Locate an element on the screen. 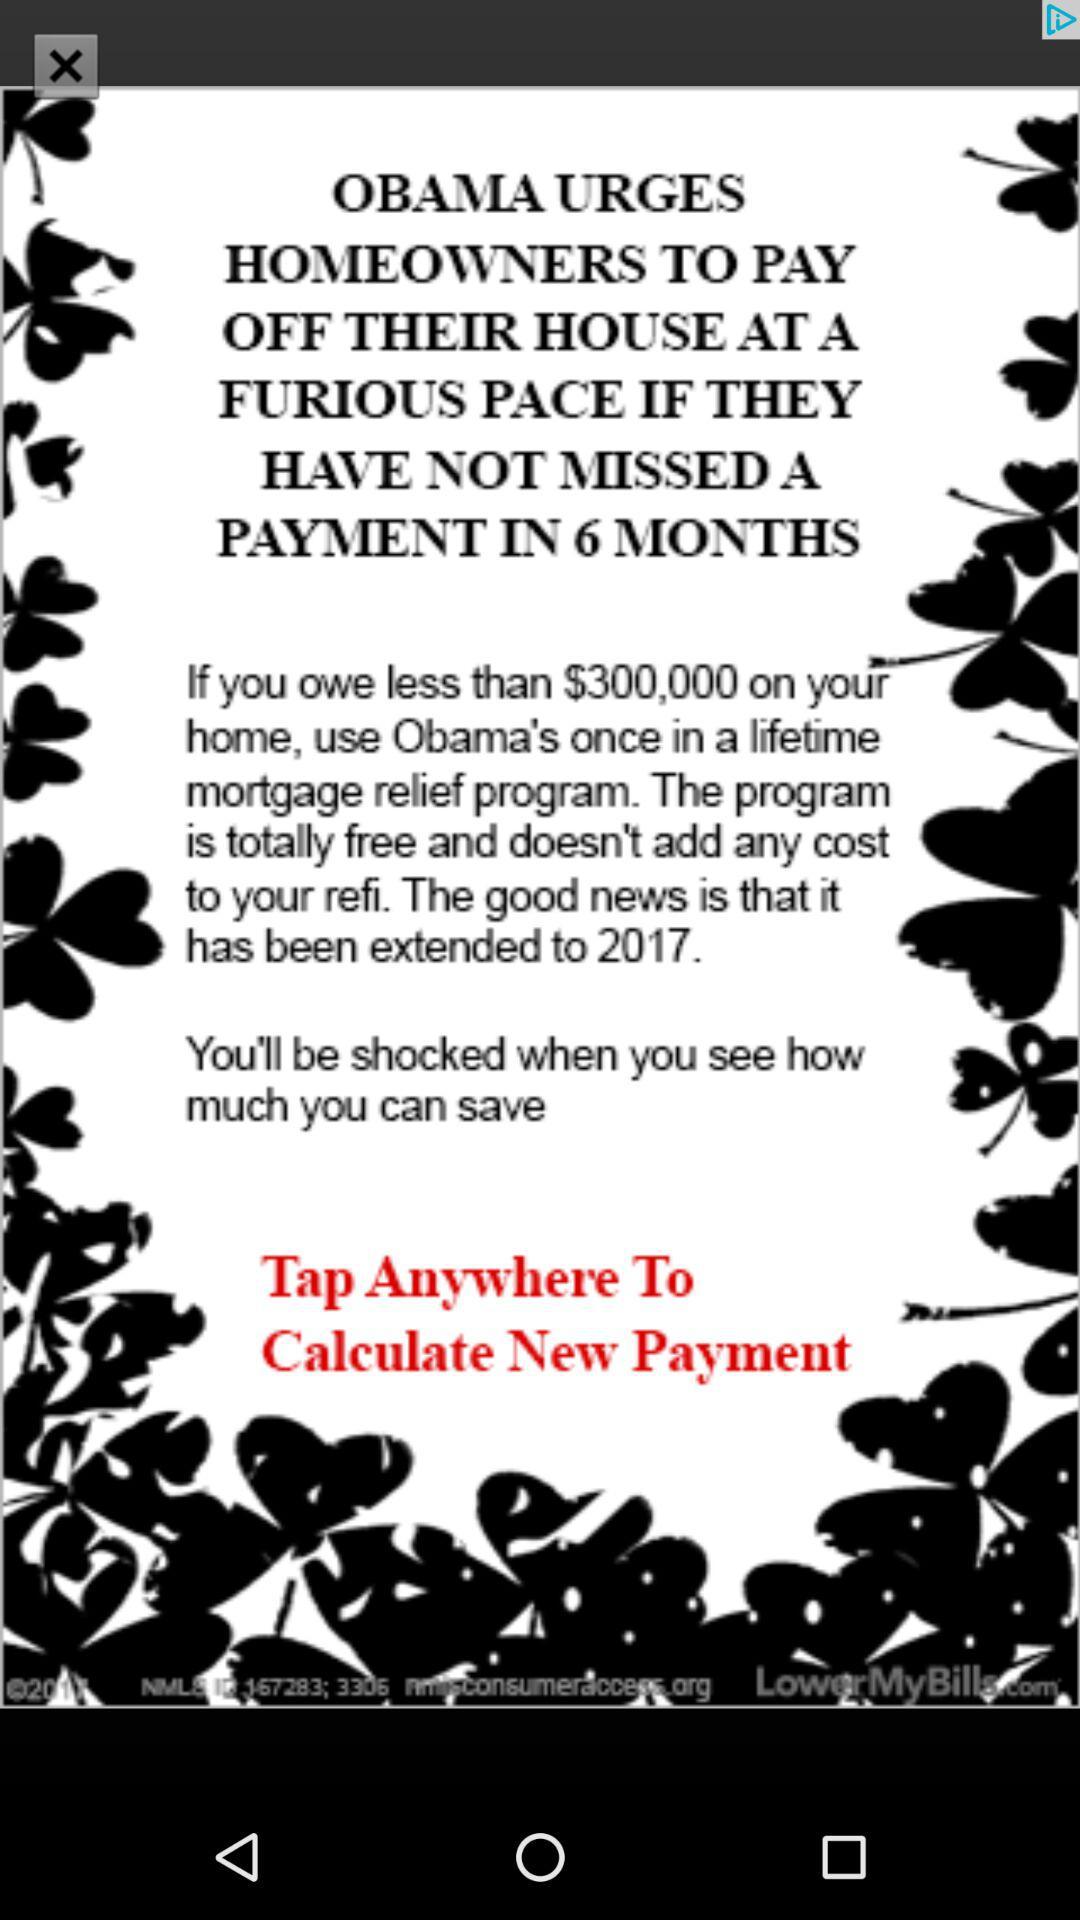  the close icon is located at coordinates (64, 70).